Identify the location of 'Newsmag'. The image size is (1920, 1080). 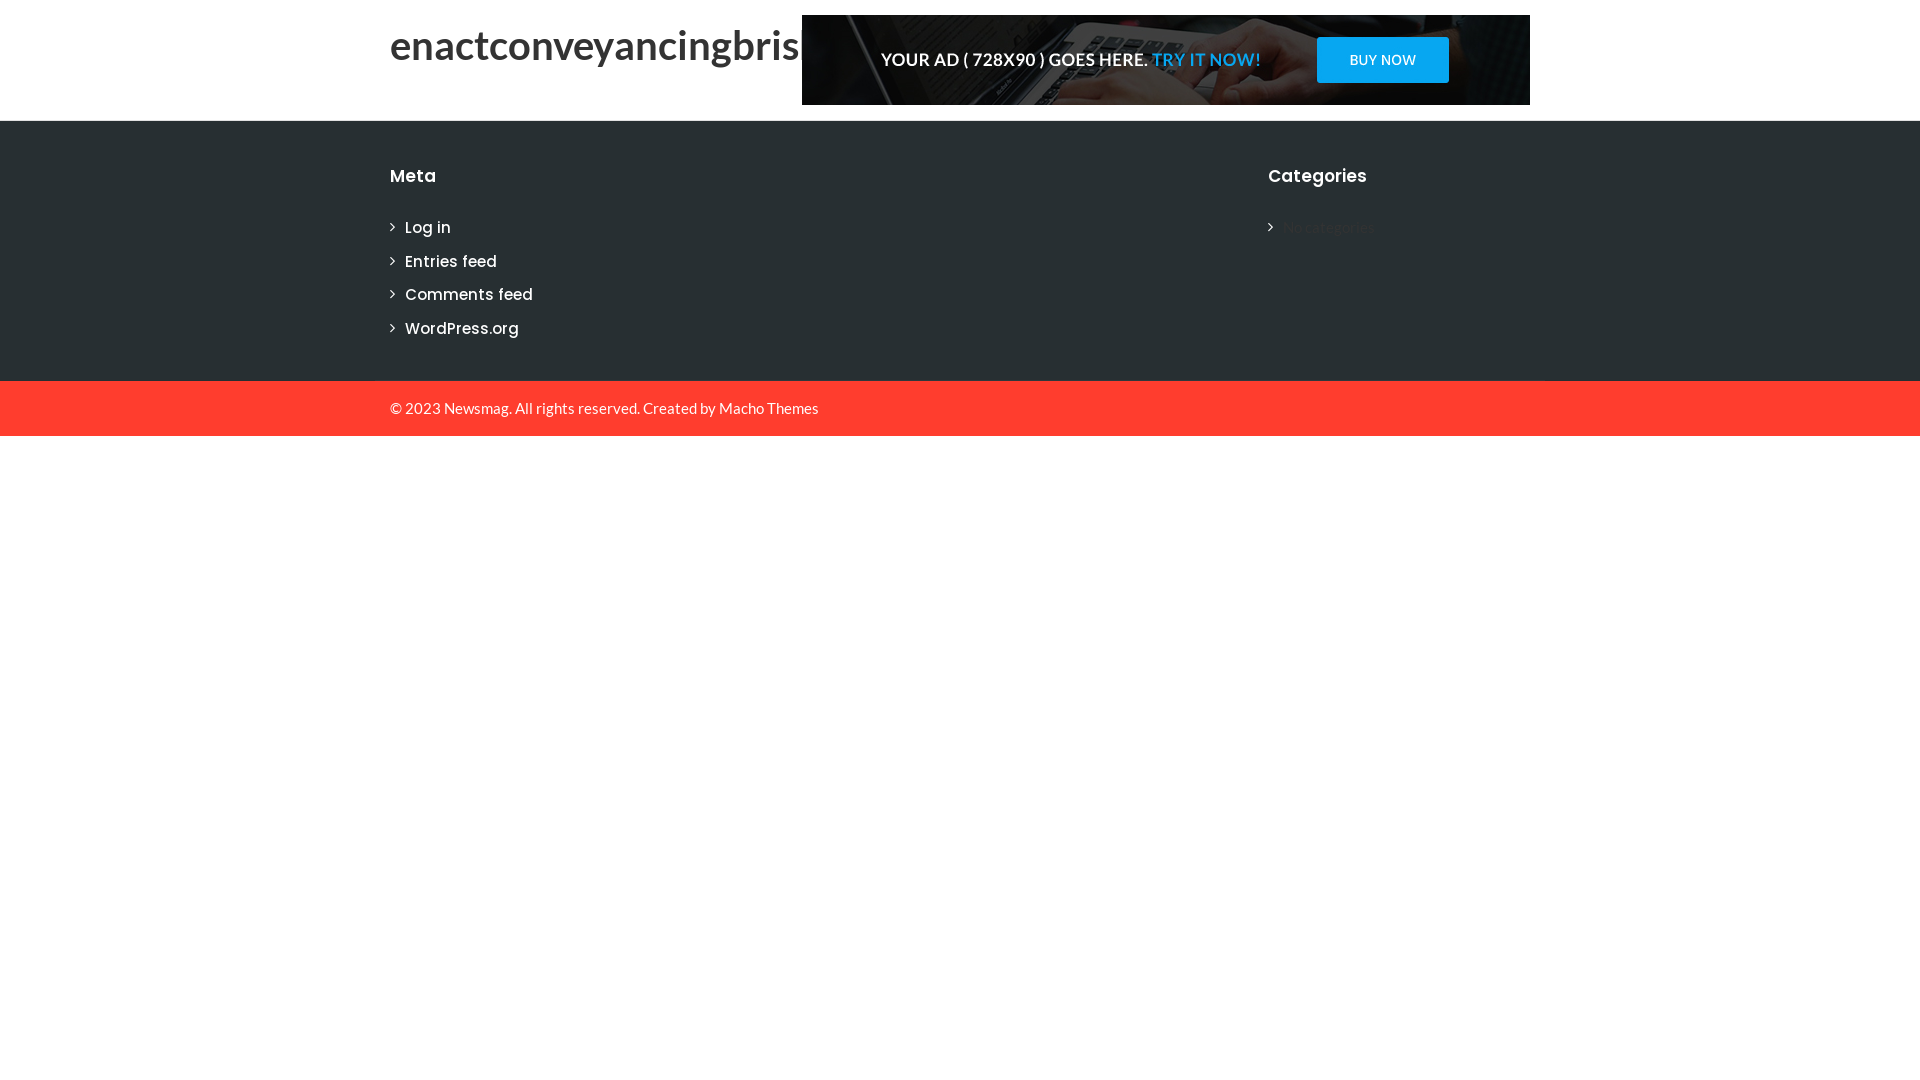
(475, 407).